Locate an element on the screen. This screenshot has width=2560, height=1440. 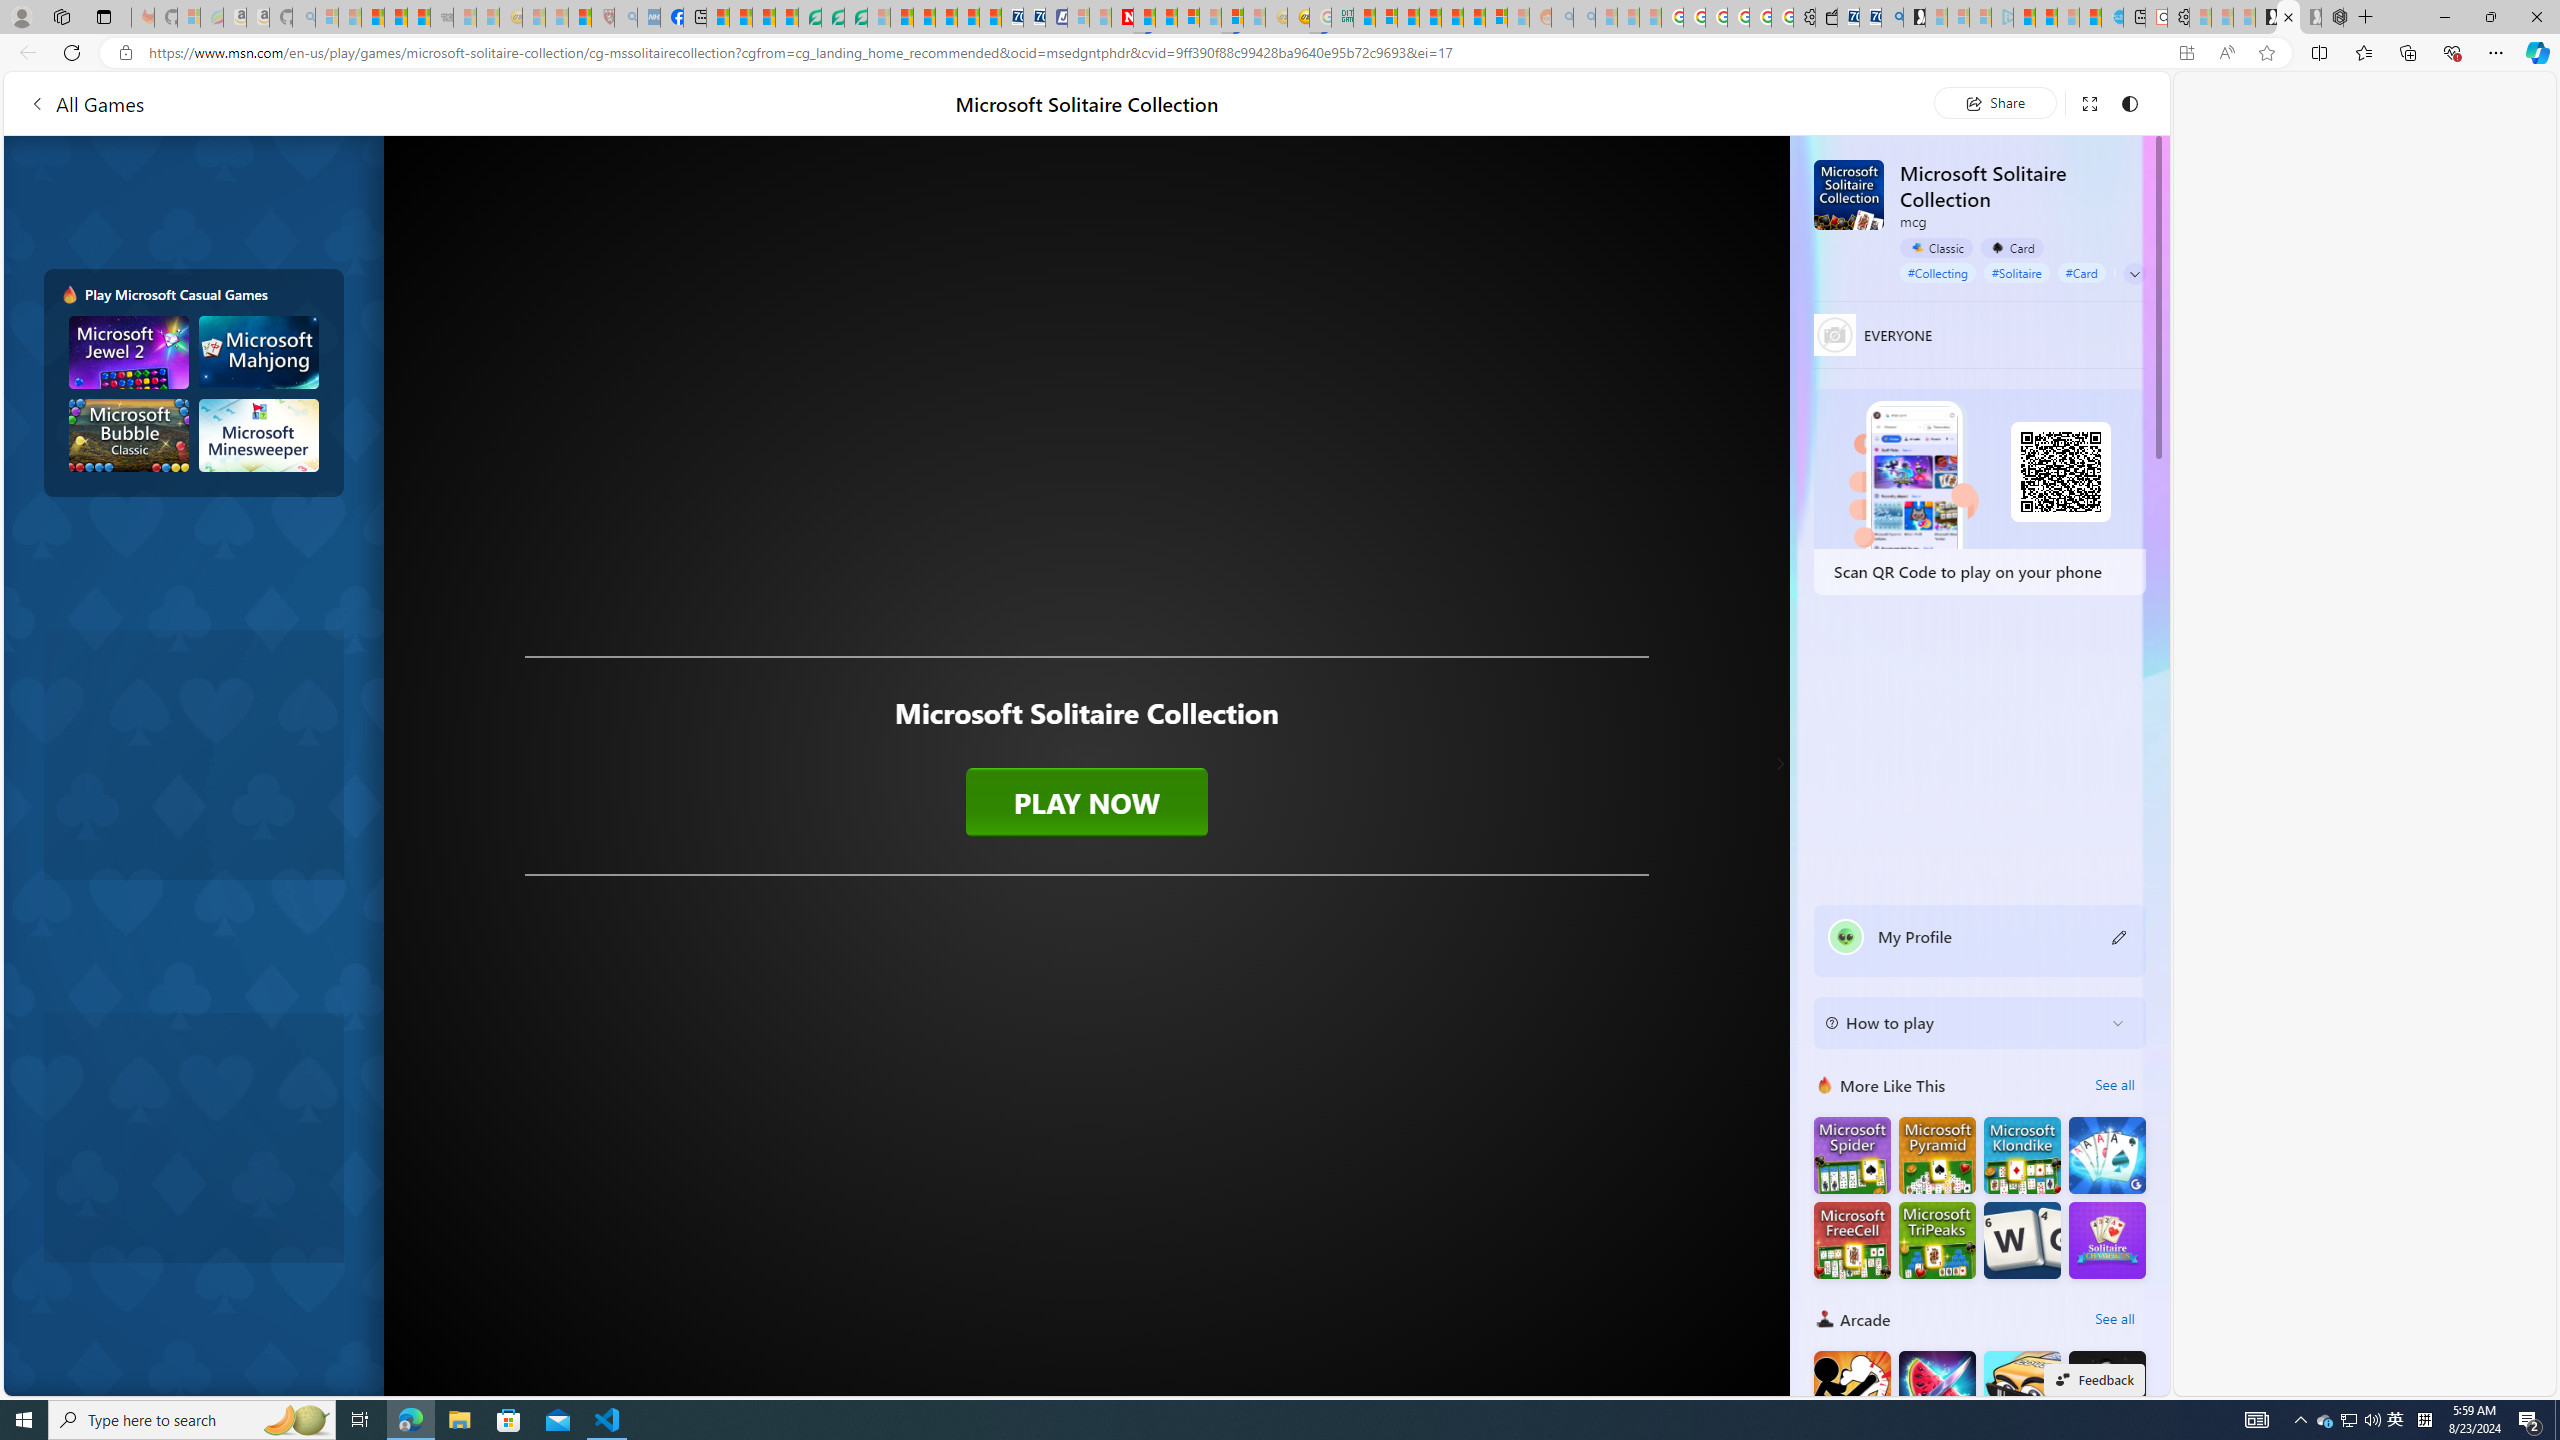
'Latest Politics News & Archive | Newsweek.com' is located at coordinates (1121, 16).